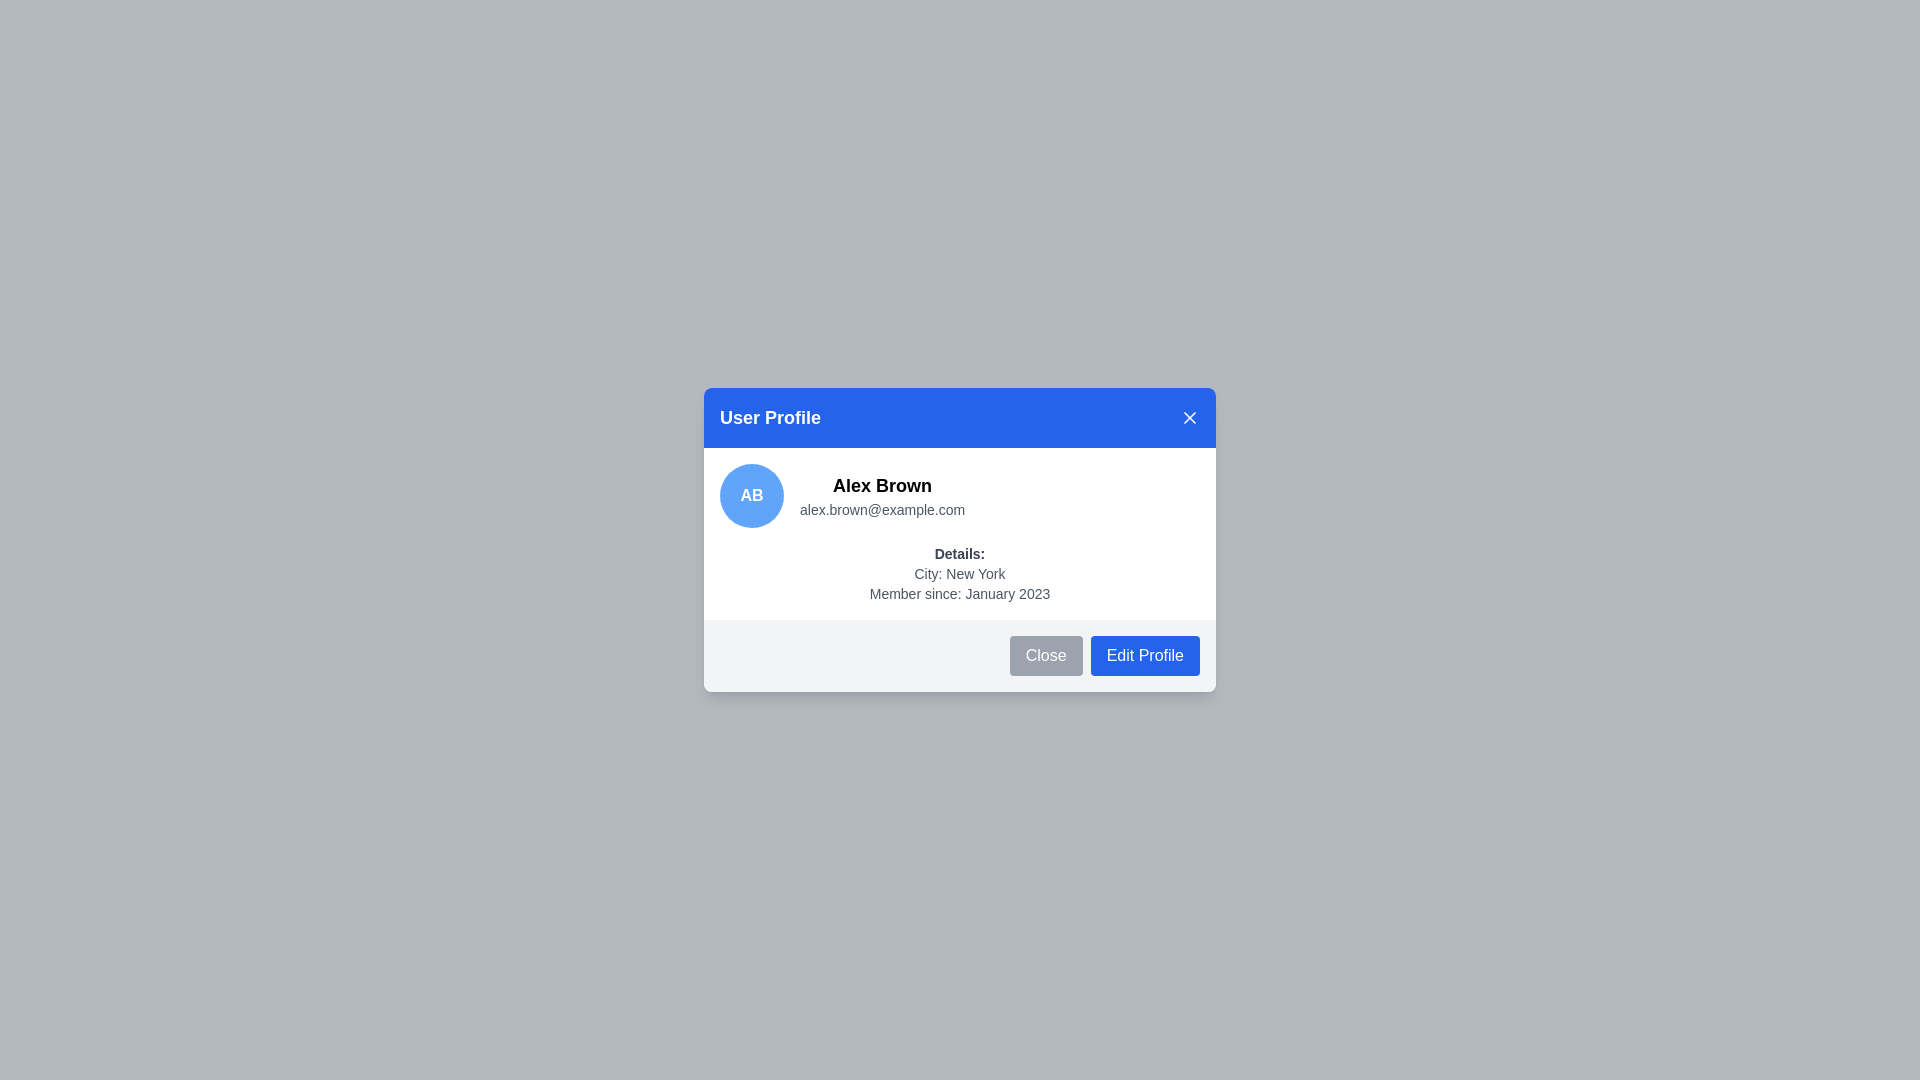 Image resolution: width=1920 pixels, height=1080 pixels. Describe the element at coordinates (960, 554) in the screenshot. I see `the Static Text Label that indicates the user details, located centrally within the user profile card beneath the user name and email` at that location.